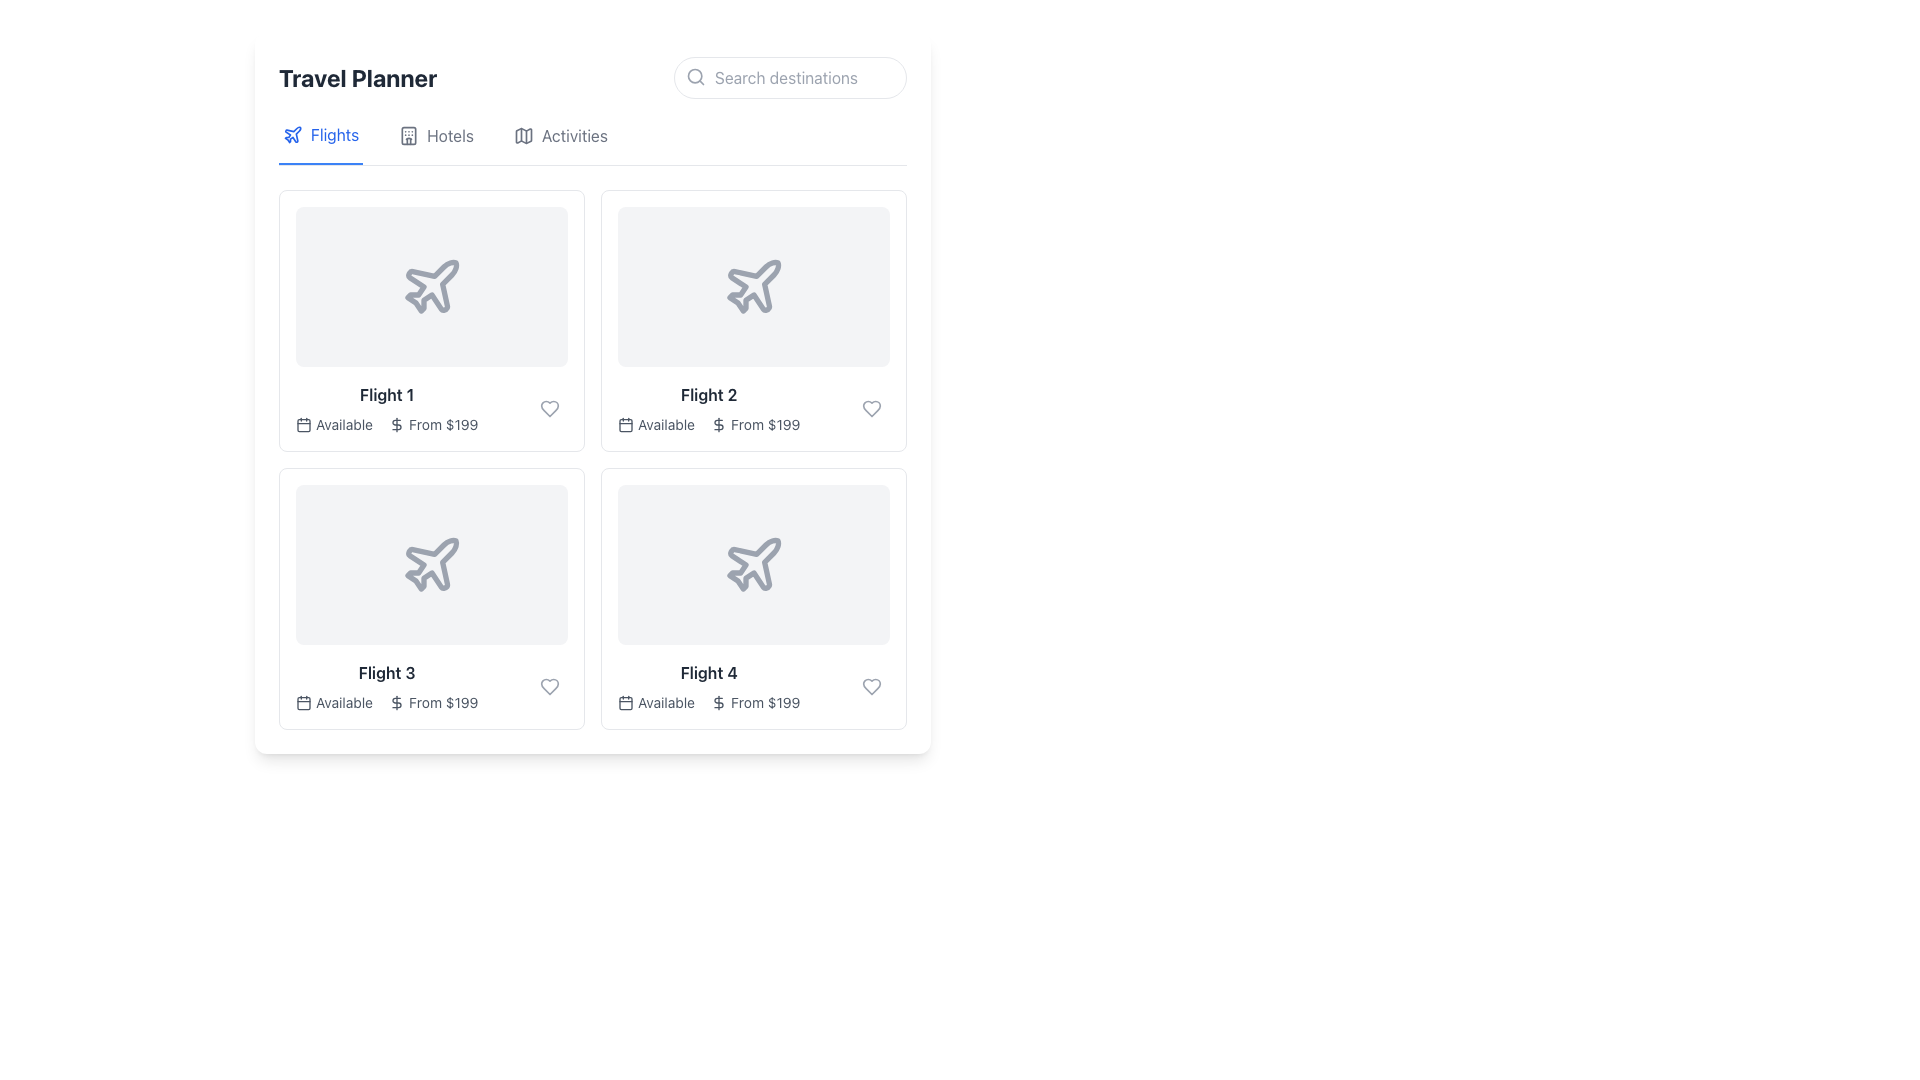 The height and width of the screenshot is (1080, 1920). Describe the element at coordinates (753, 286) in the screenshot. I see `the airplane graphic icon in the top-right corner of the grid layout, which is part of the 'Flight 2' item in the travel planner interface` at that location.